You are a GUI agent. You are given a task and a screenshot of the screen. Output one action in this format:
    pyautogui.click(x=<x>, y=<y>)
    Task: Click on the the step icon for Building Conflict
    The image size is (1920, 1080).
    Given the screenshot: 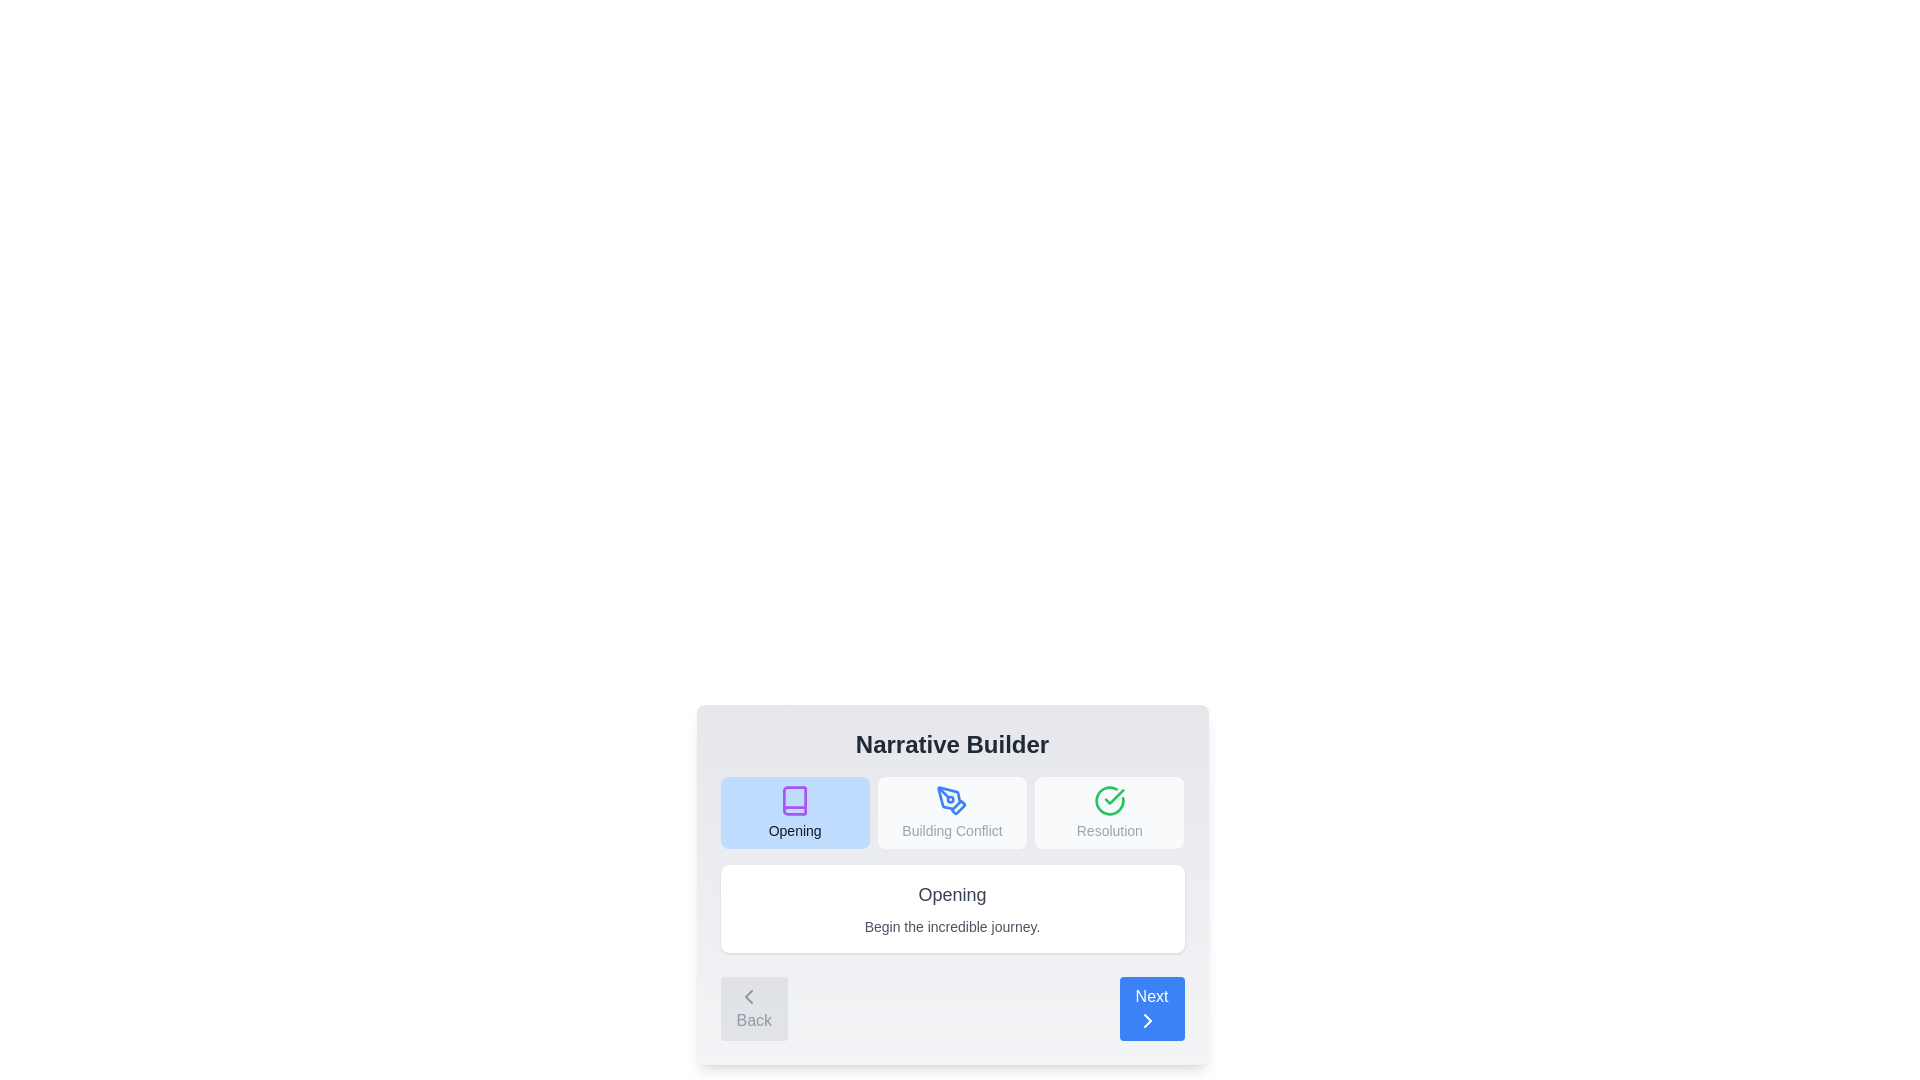 What is the action you would take?
    pyautogui.click(x=951, y=813)
    